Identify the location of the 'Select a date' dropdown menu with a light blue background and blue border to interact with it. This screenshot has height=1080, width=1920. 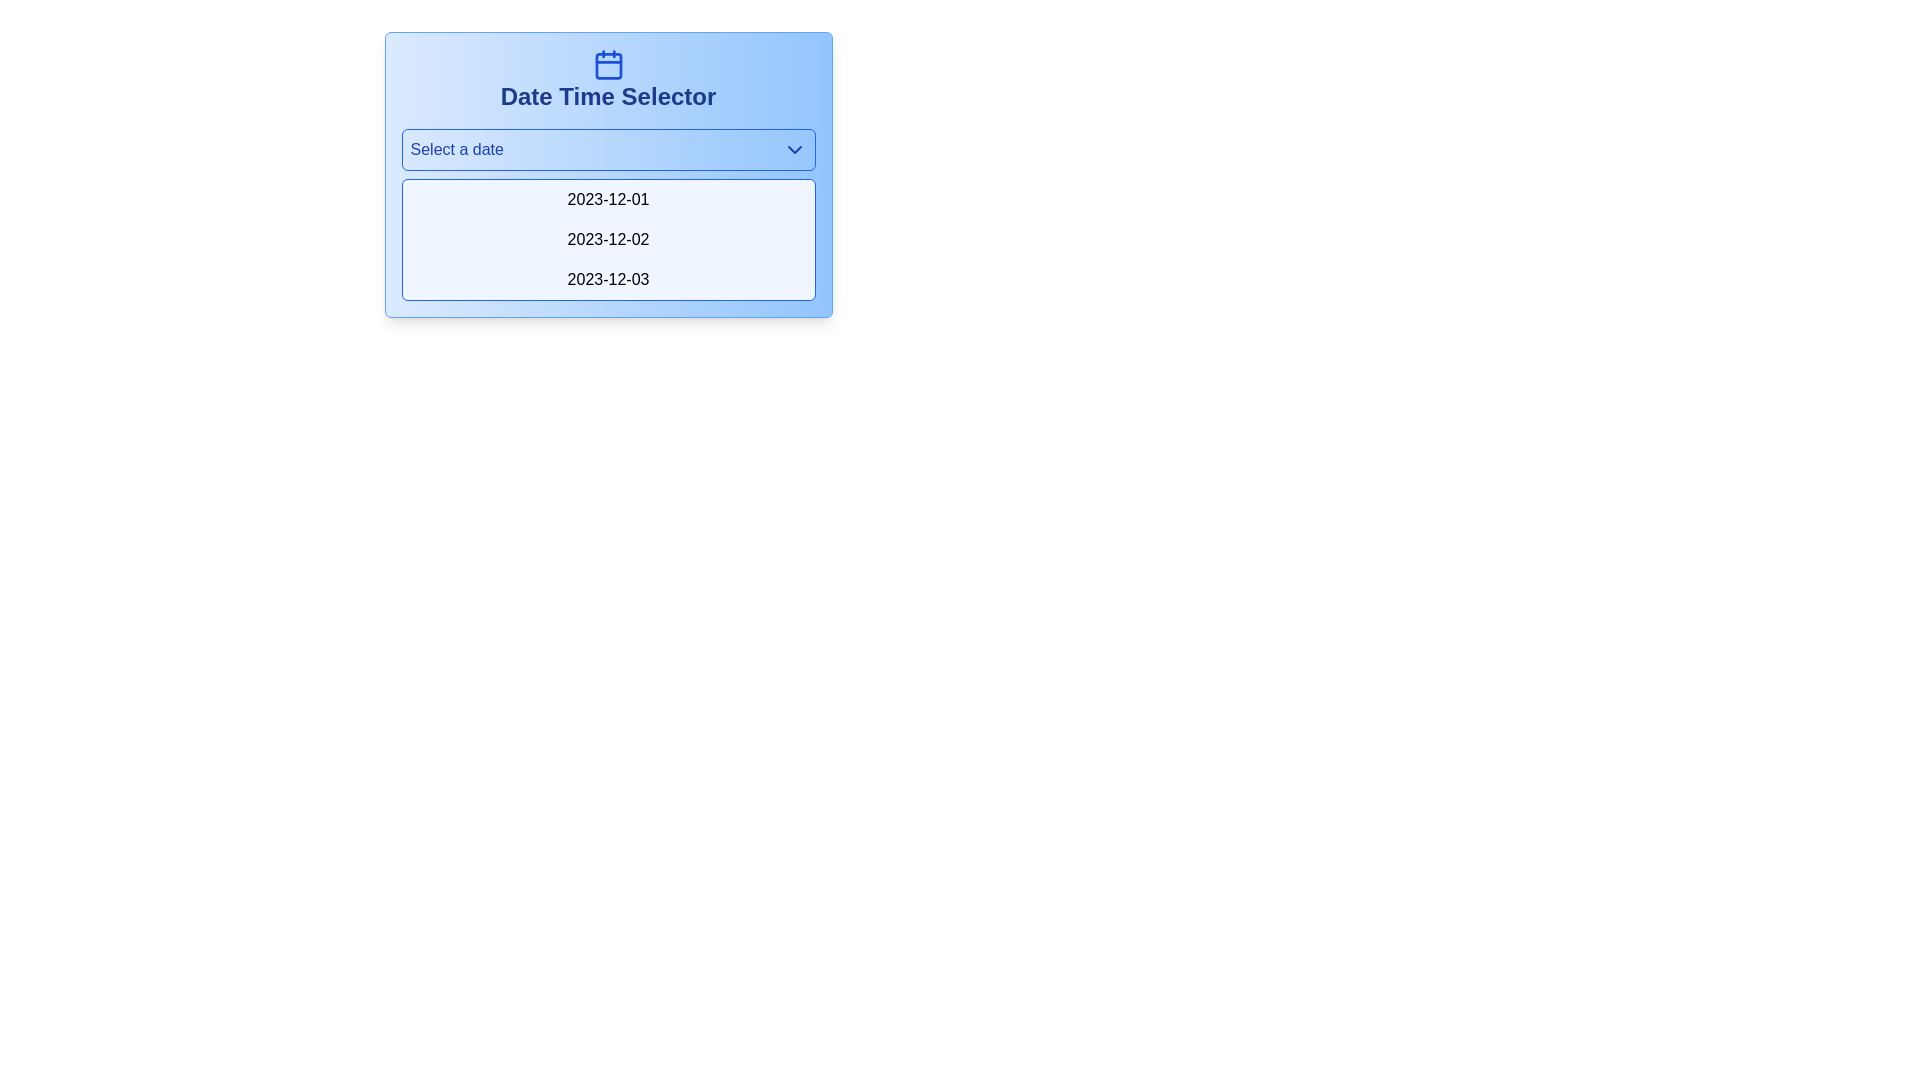
(607, 149).